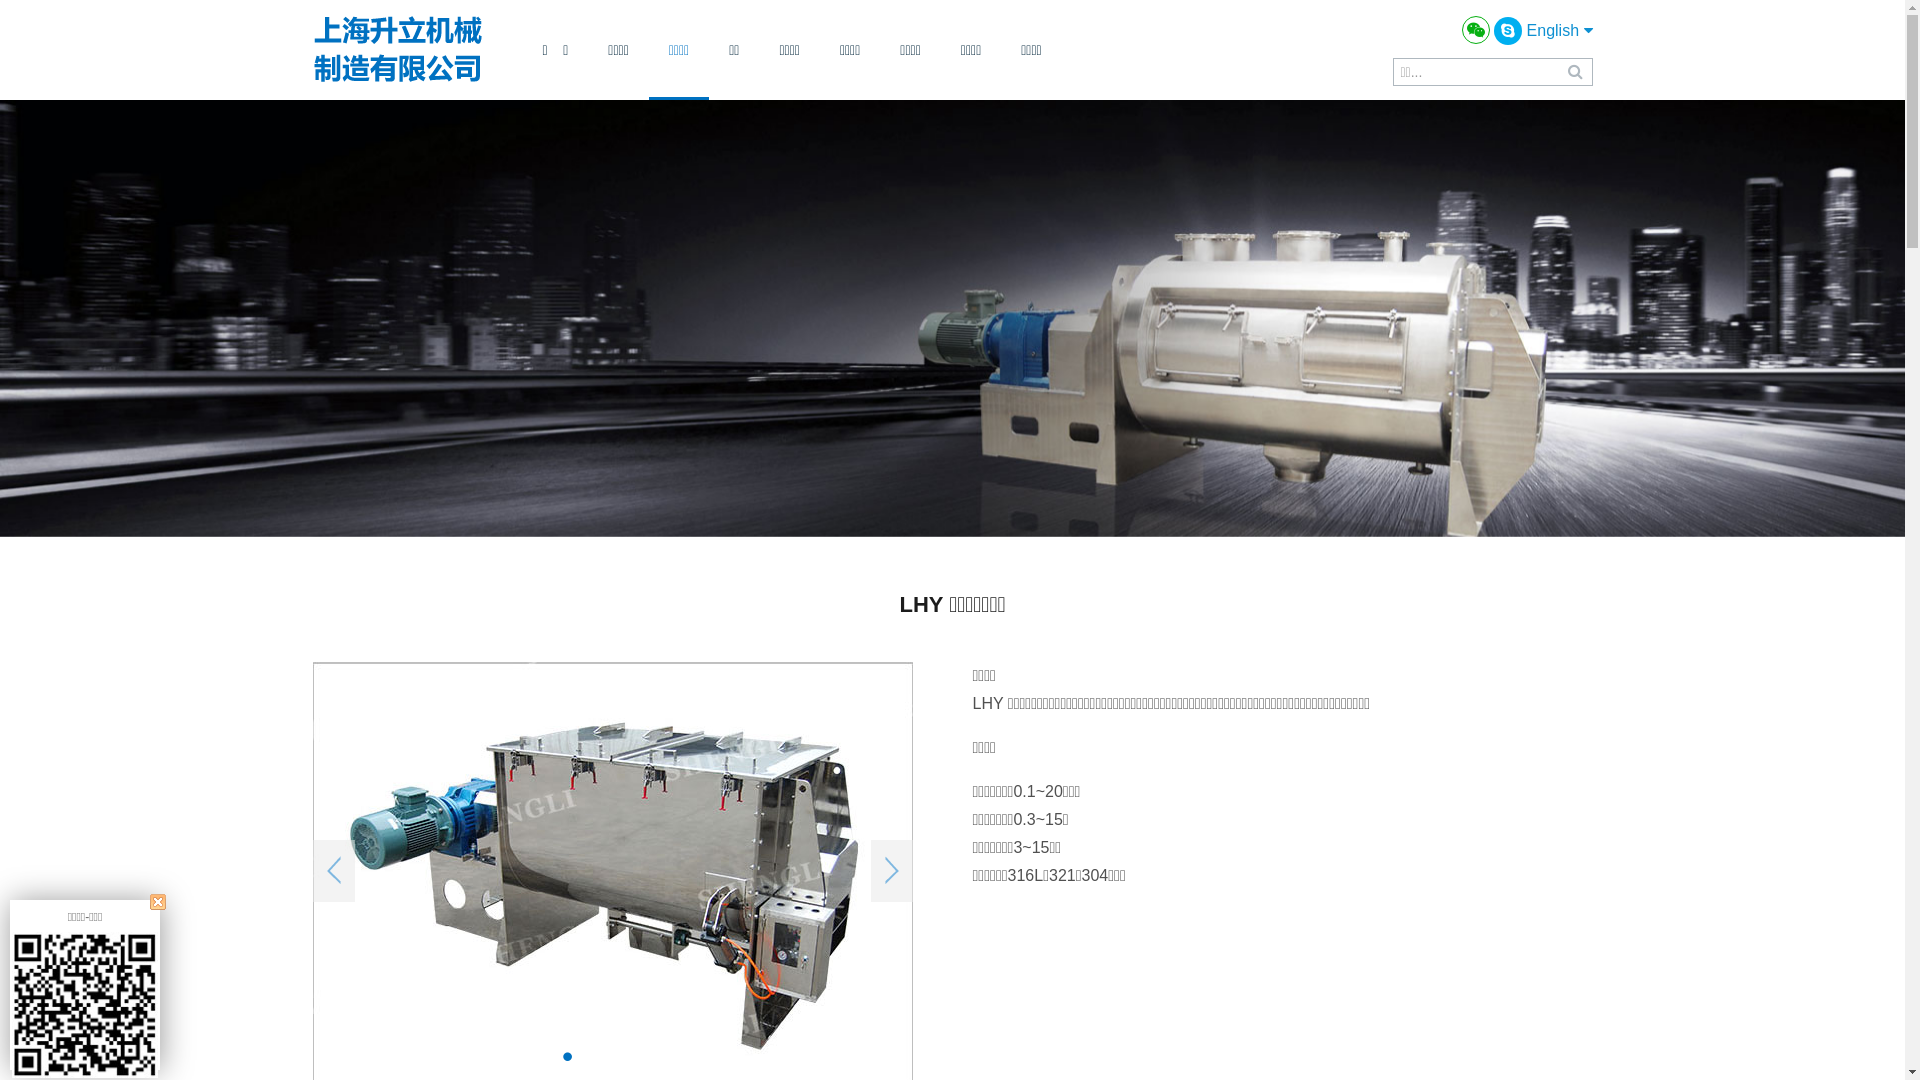 Image resolution: width=1920 pixels, height=1080 pixels. What do you see at coordinates (648, 1055) in the screenshot?
I see `'4'` at bounding box center [648, 1055].